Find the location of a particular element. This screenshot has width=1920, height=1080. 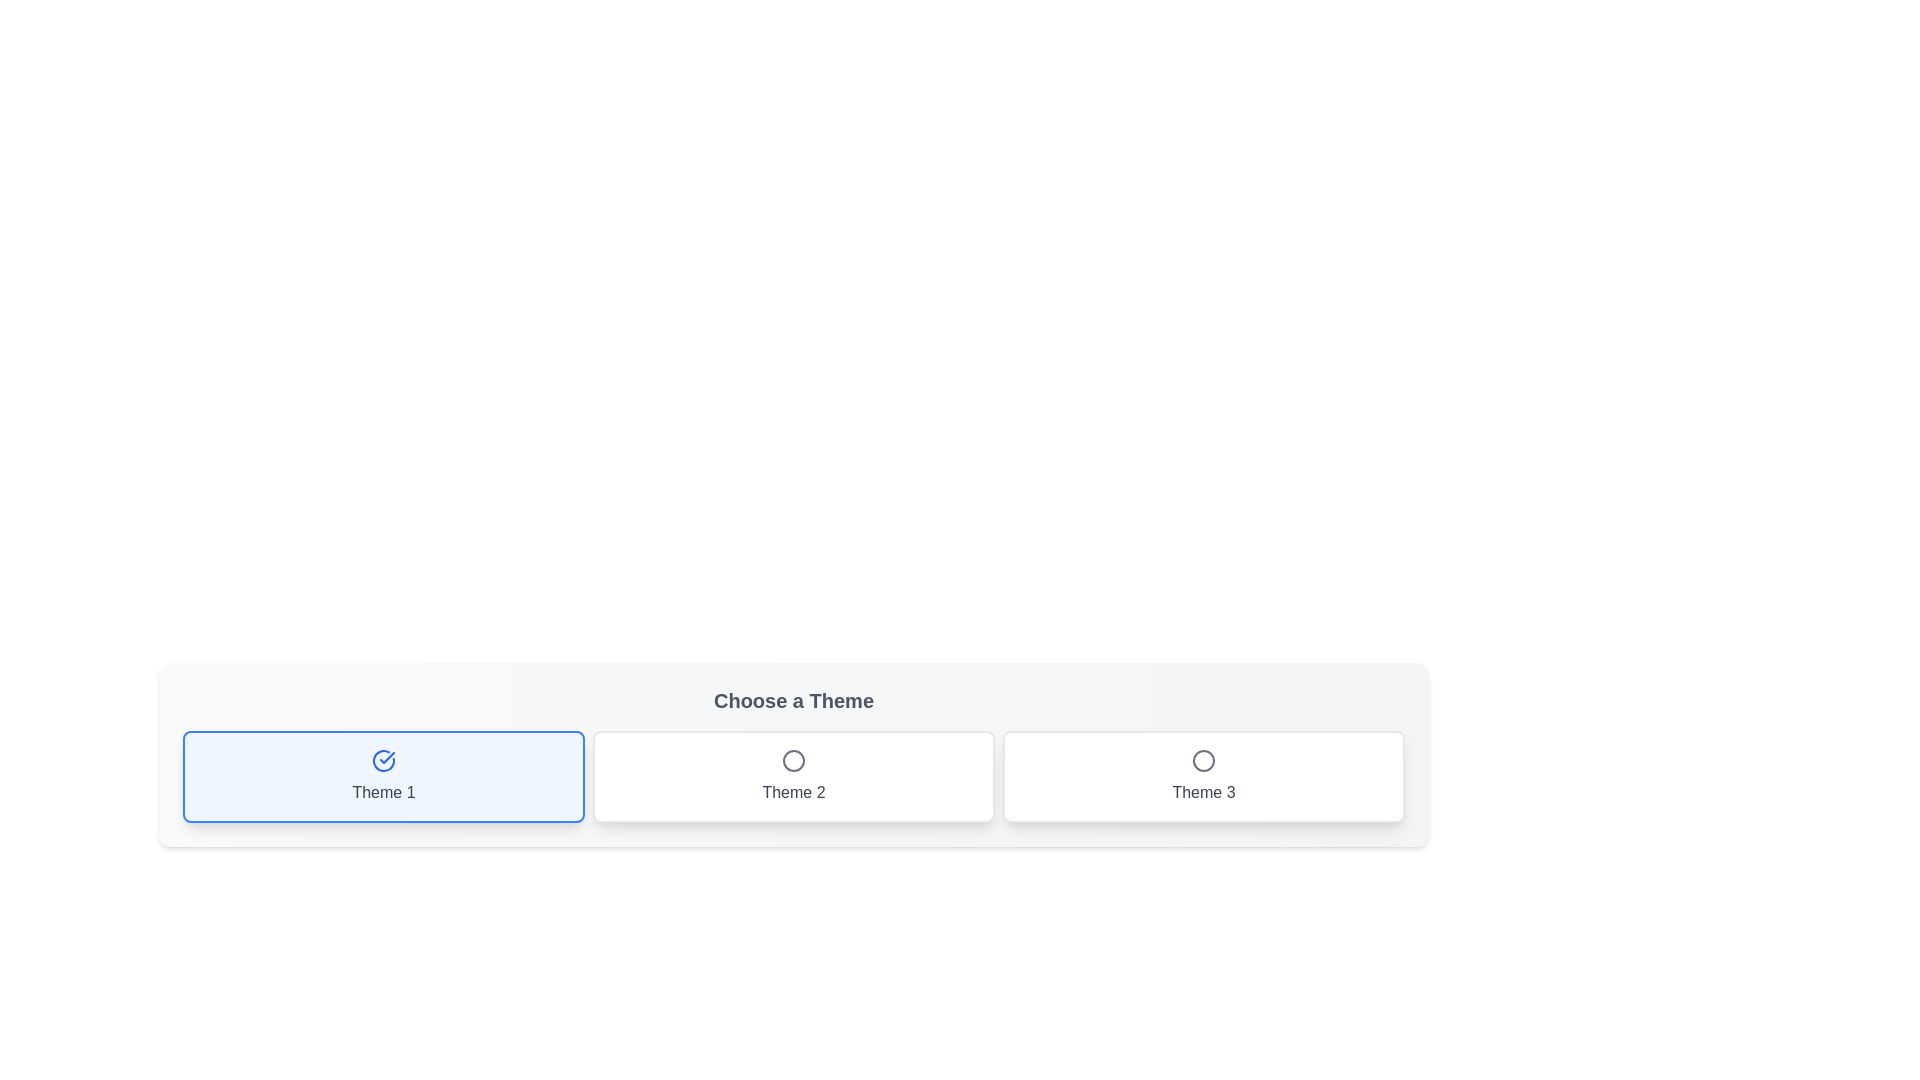

the style of the circle indicating the selection status for the 'Theme 3' option in the theme selector interface is located at coordinates (1203, 760).